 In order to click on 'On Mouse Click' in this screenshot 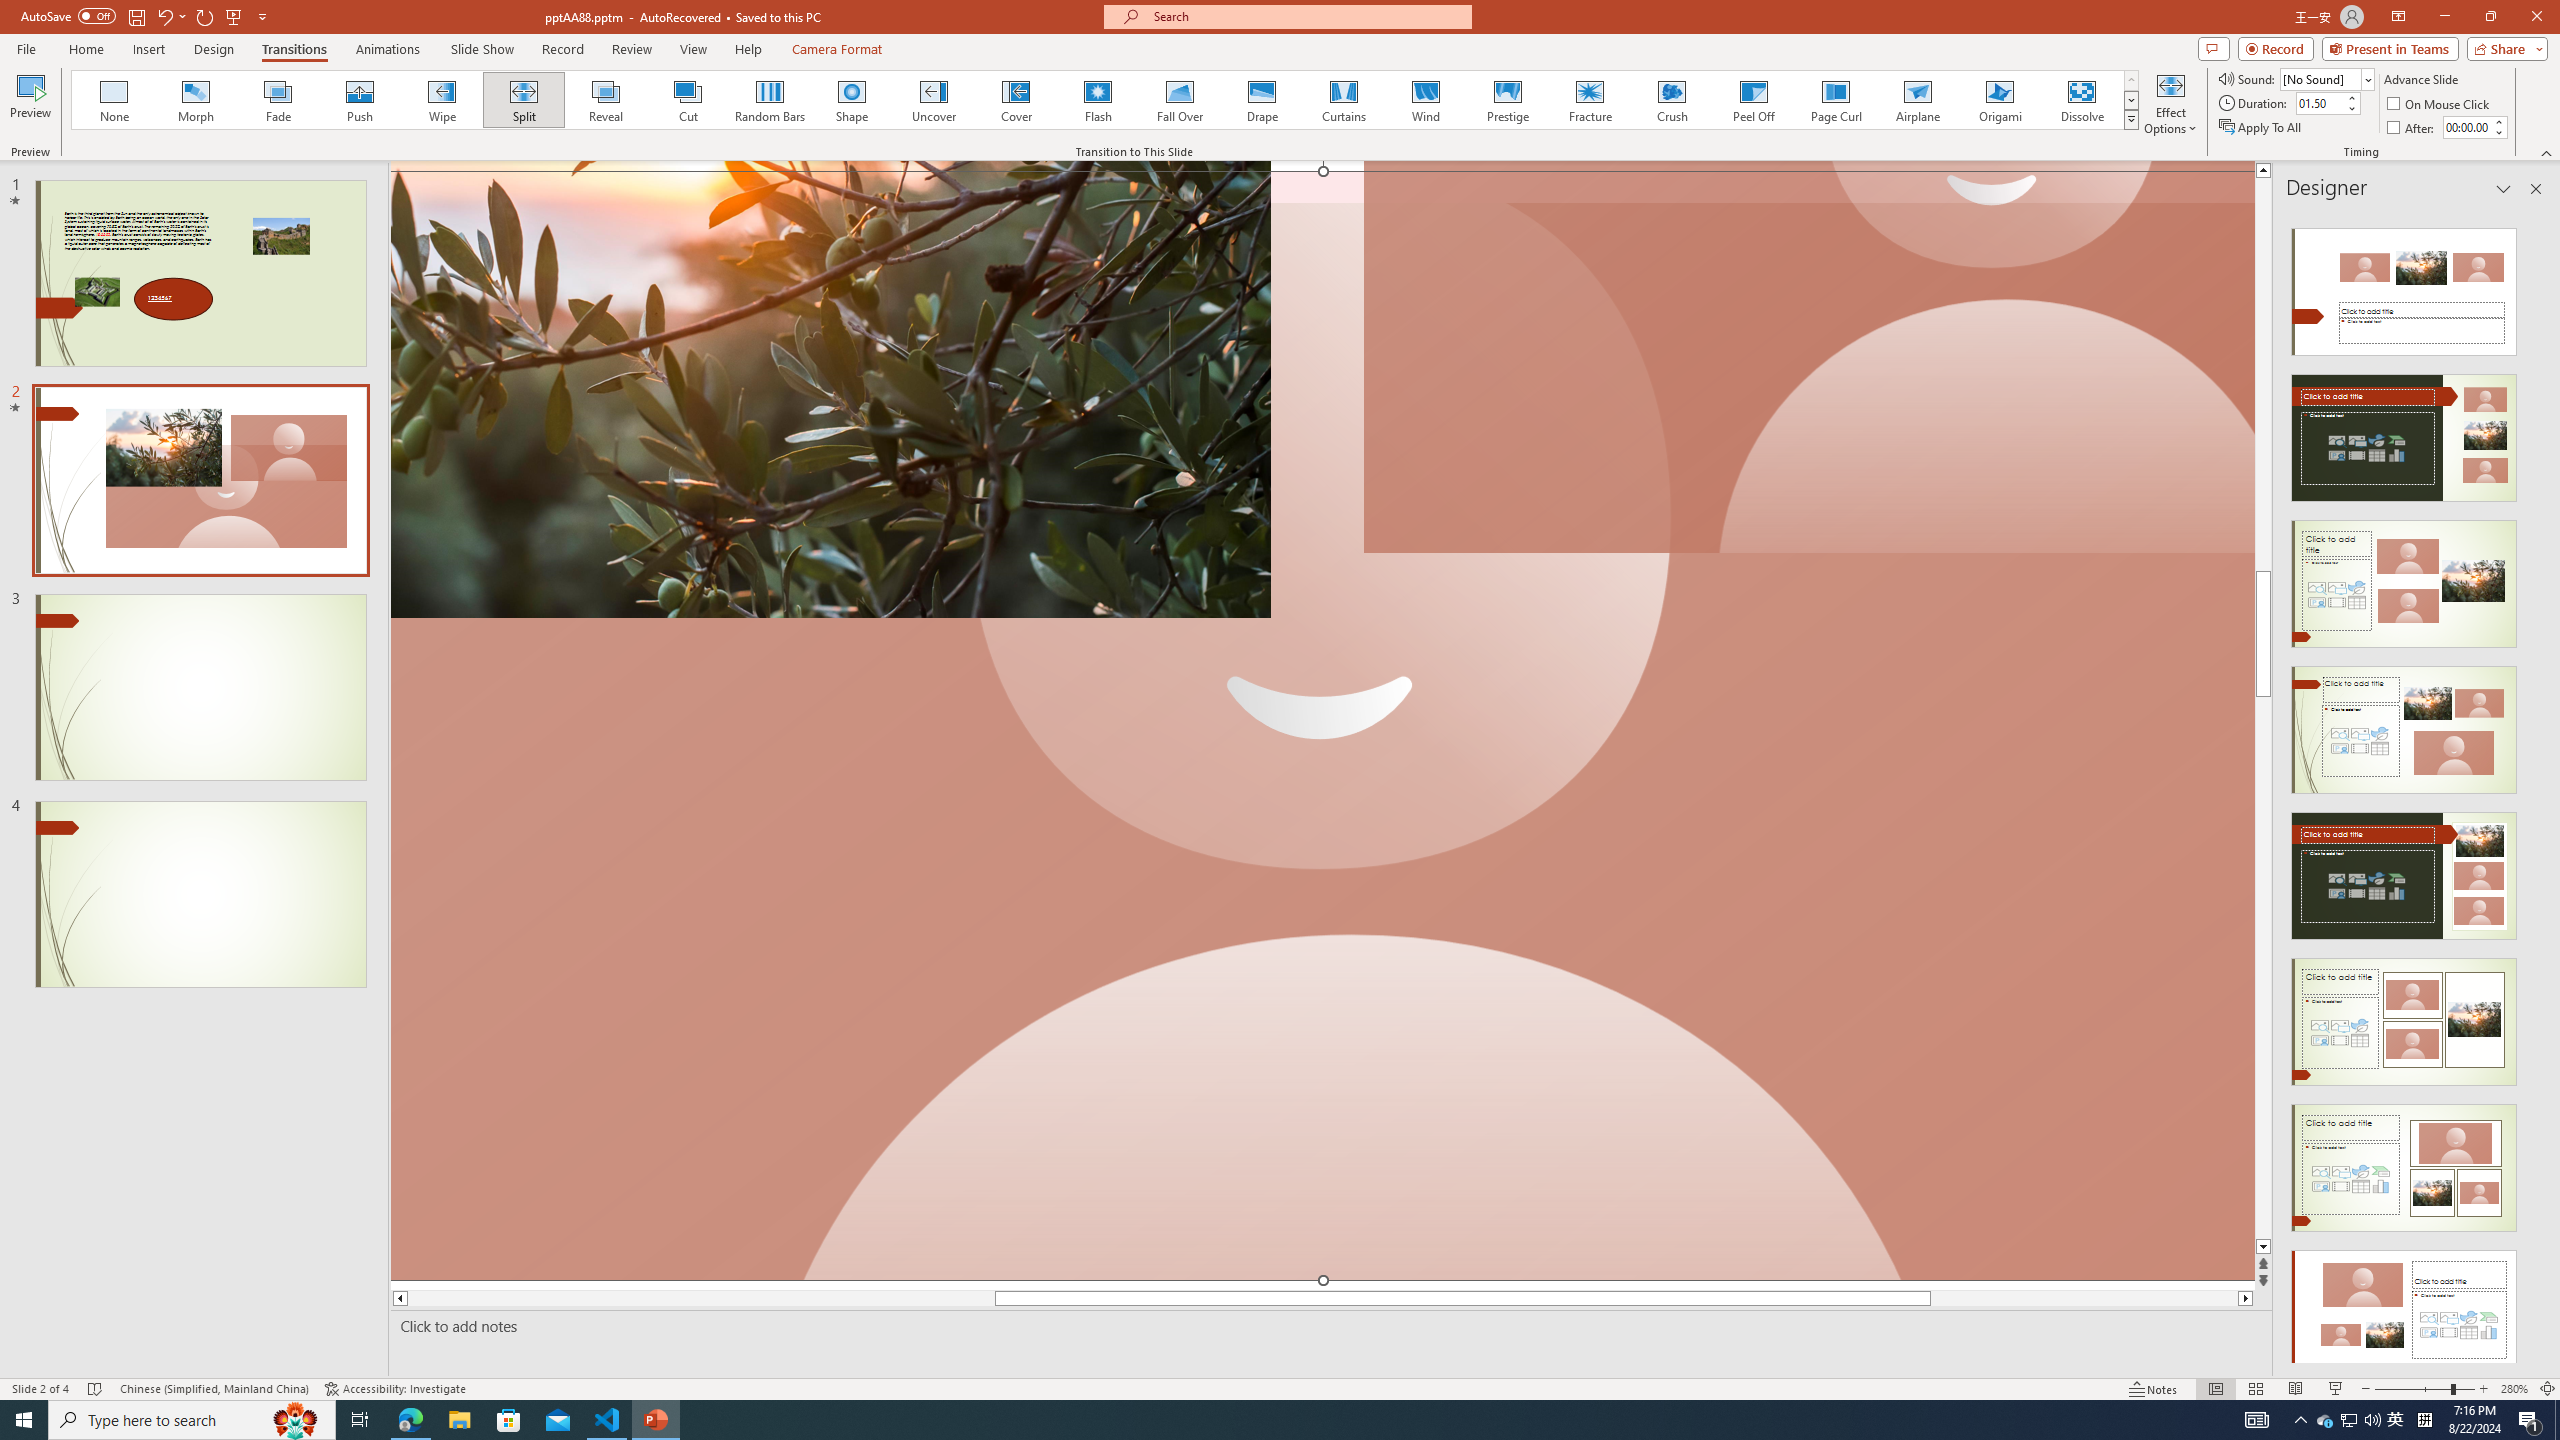, I will do `click(2438, 103)`.